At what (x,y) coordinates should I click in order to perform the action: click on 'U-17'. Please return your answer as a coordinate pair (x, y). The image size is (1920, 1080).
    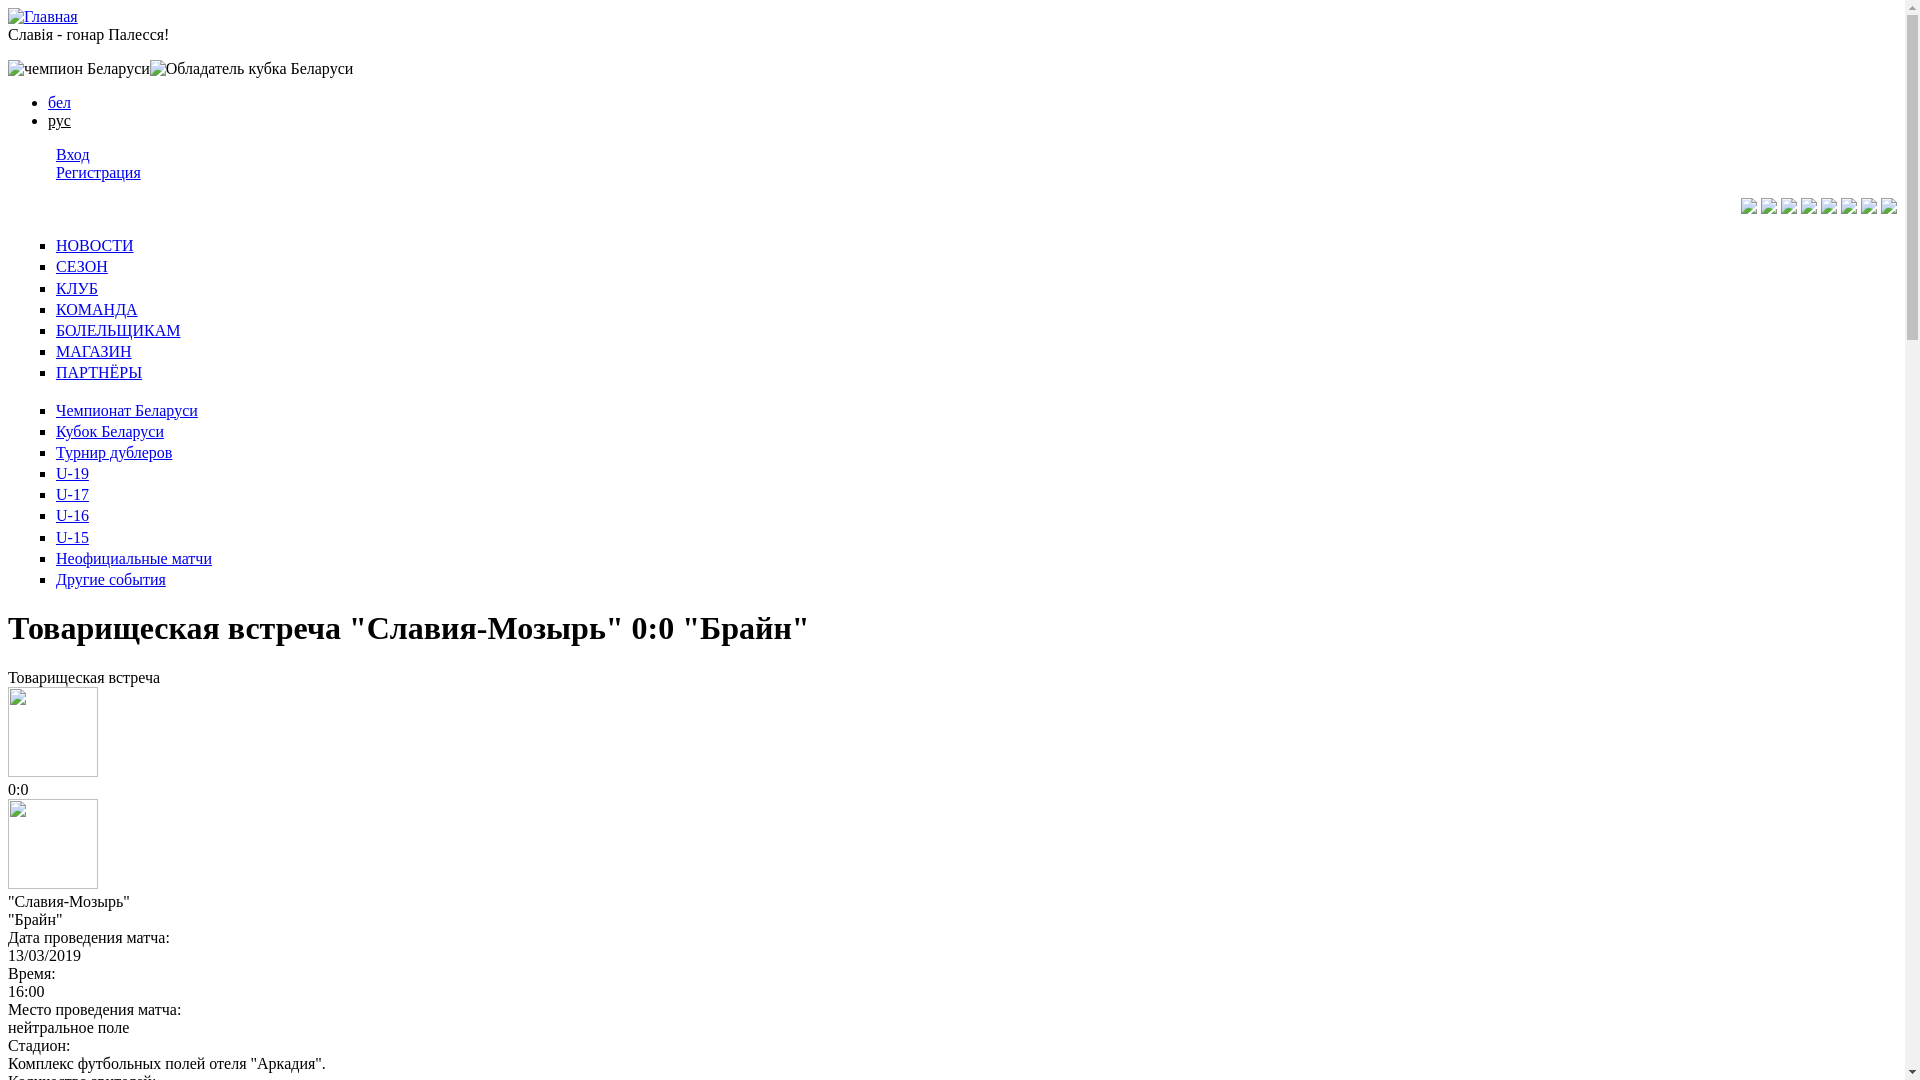
    Looking at the image, I should click on (56, 494).